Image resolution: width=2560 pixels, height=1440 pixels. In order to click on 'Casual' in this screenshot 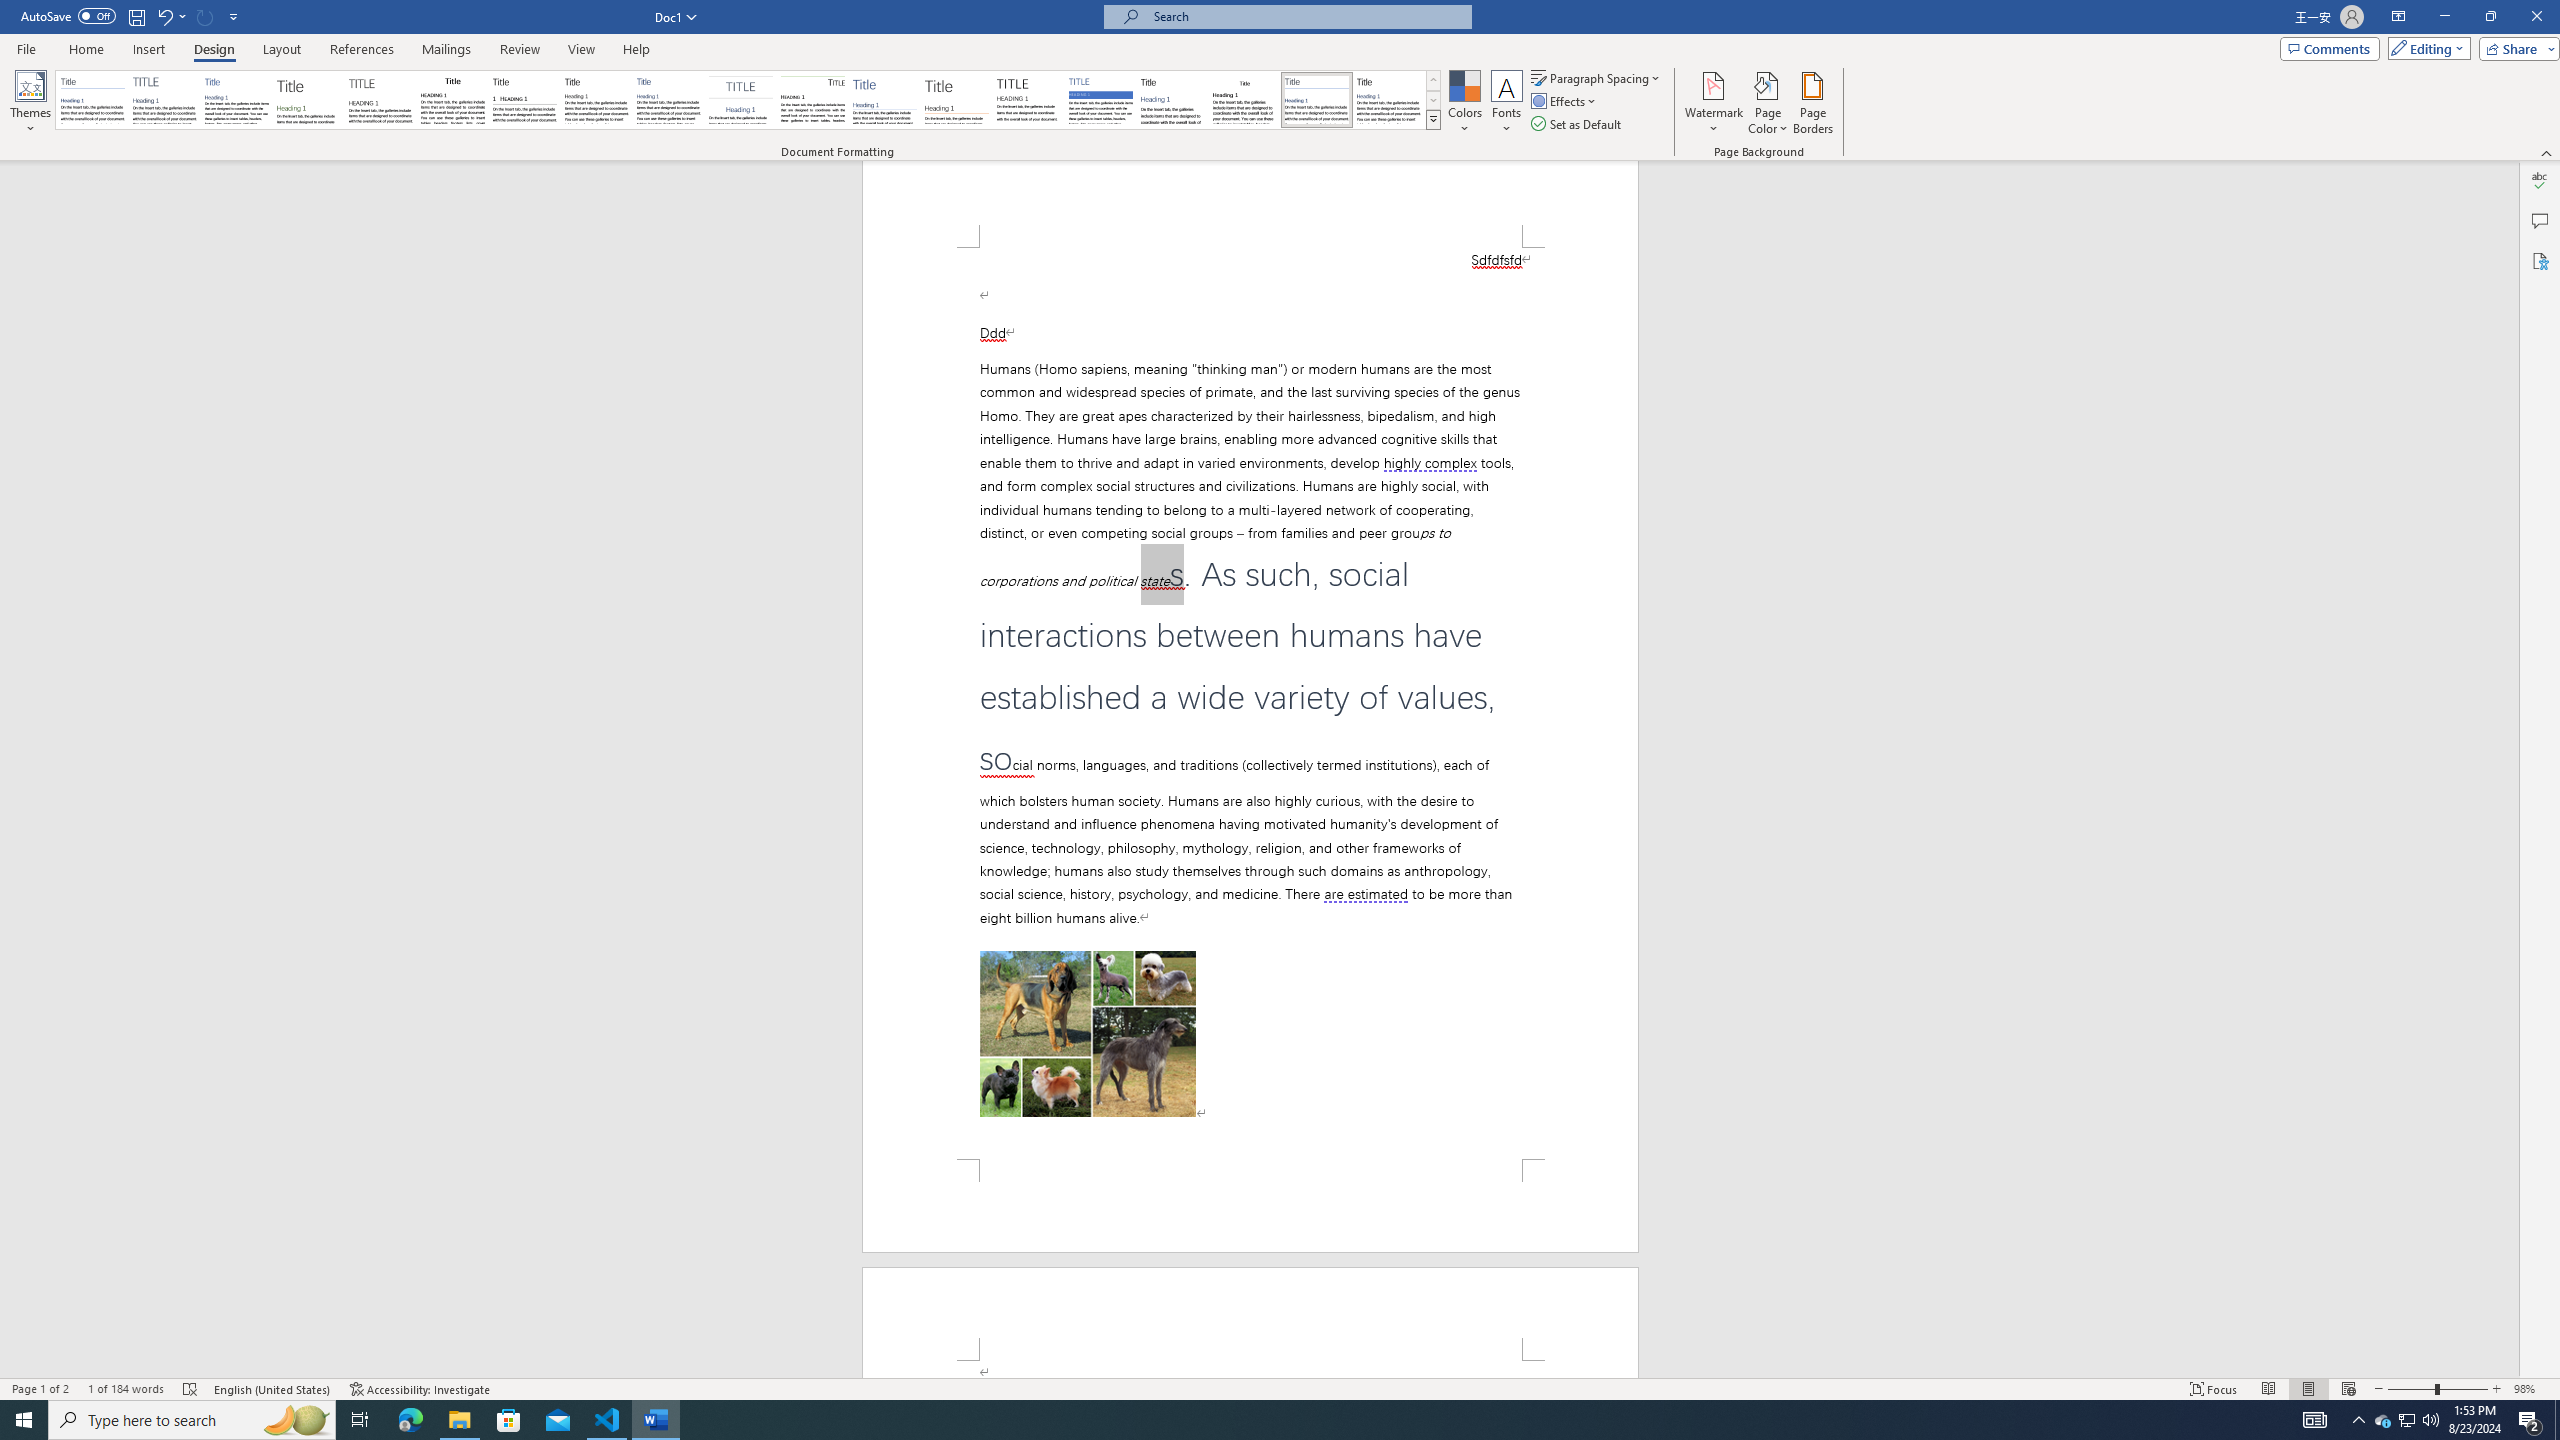, I will do `click(668, 99)`.